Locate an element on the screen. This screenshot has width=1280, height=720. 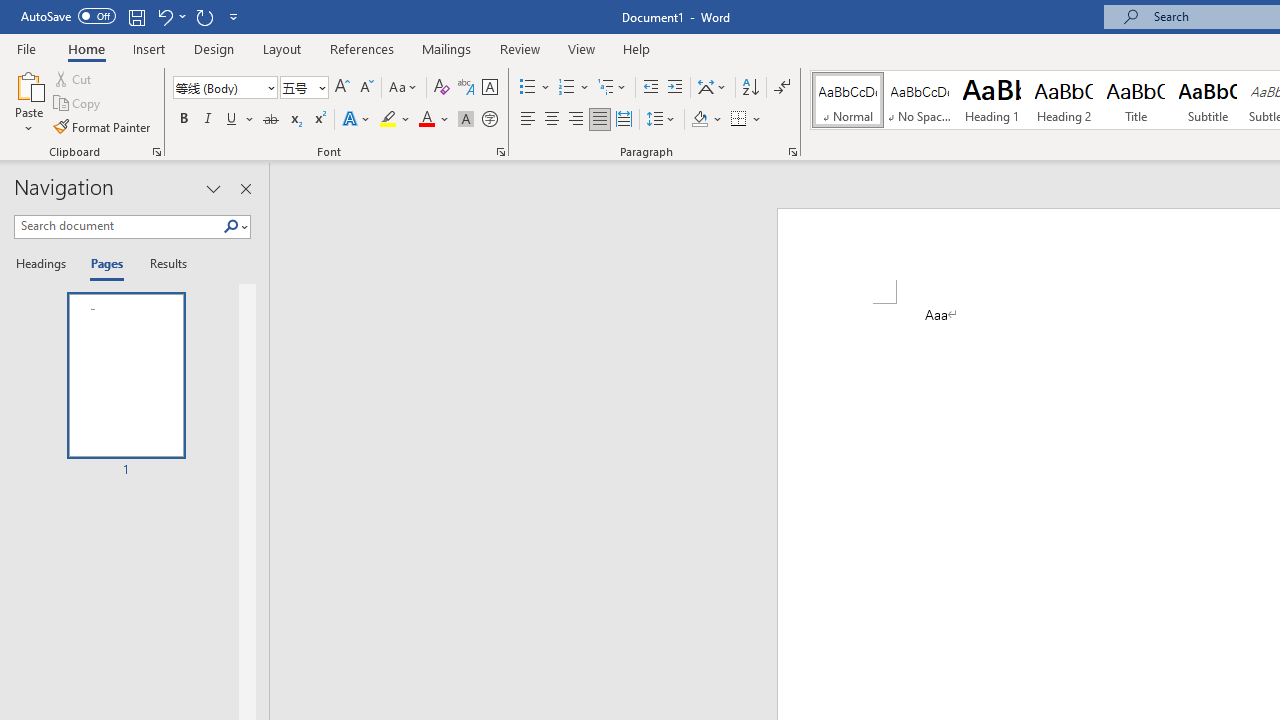
'Character Border' is located at coordinates (489, 86).